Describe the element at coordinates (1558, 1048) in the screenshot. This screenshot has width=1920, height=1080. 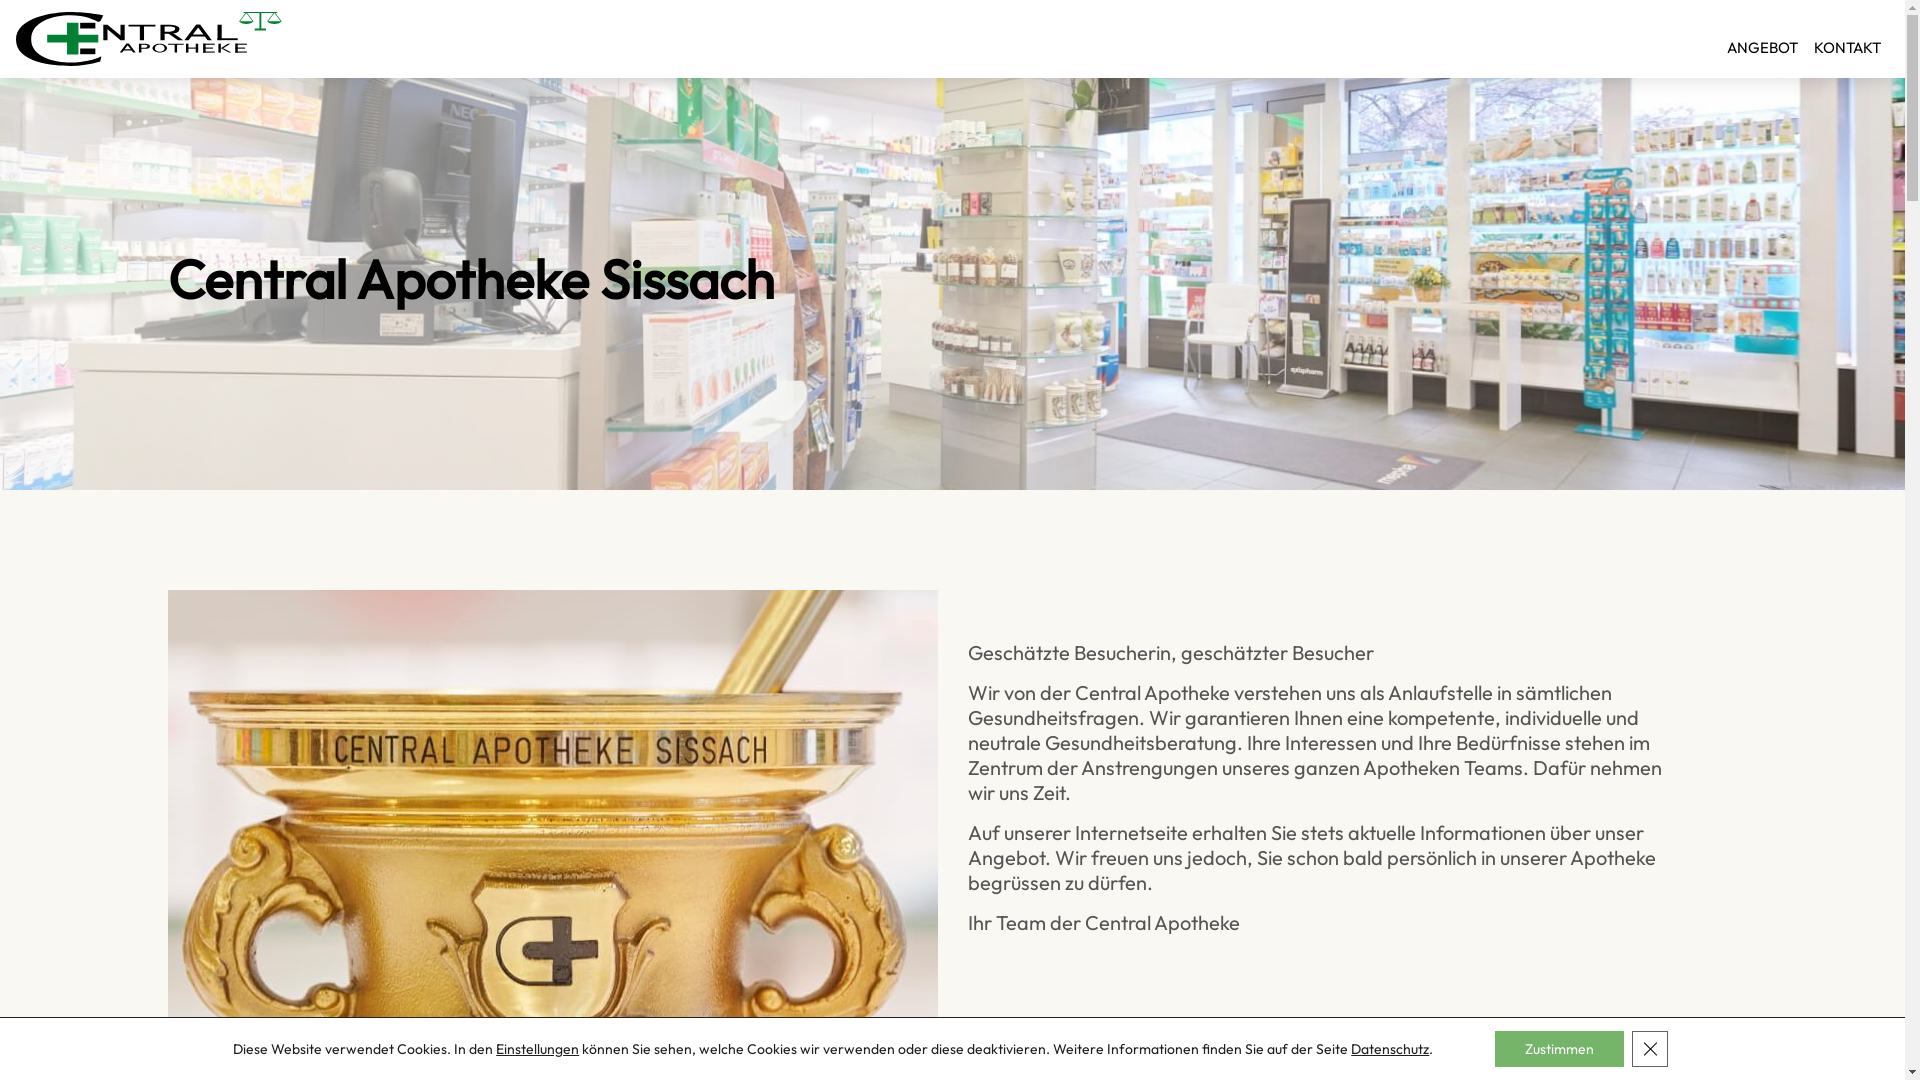
I see `'Zustimmen'` at that location.